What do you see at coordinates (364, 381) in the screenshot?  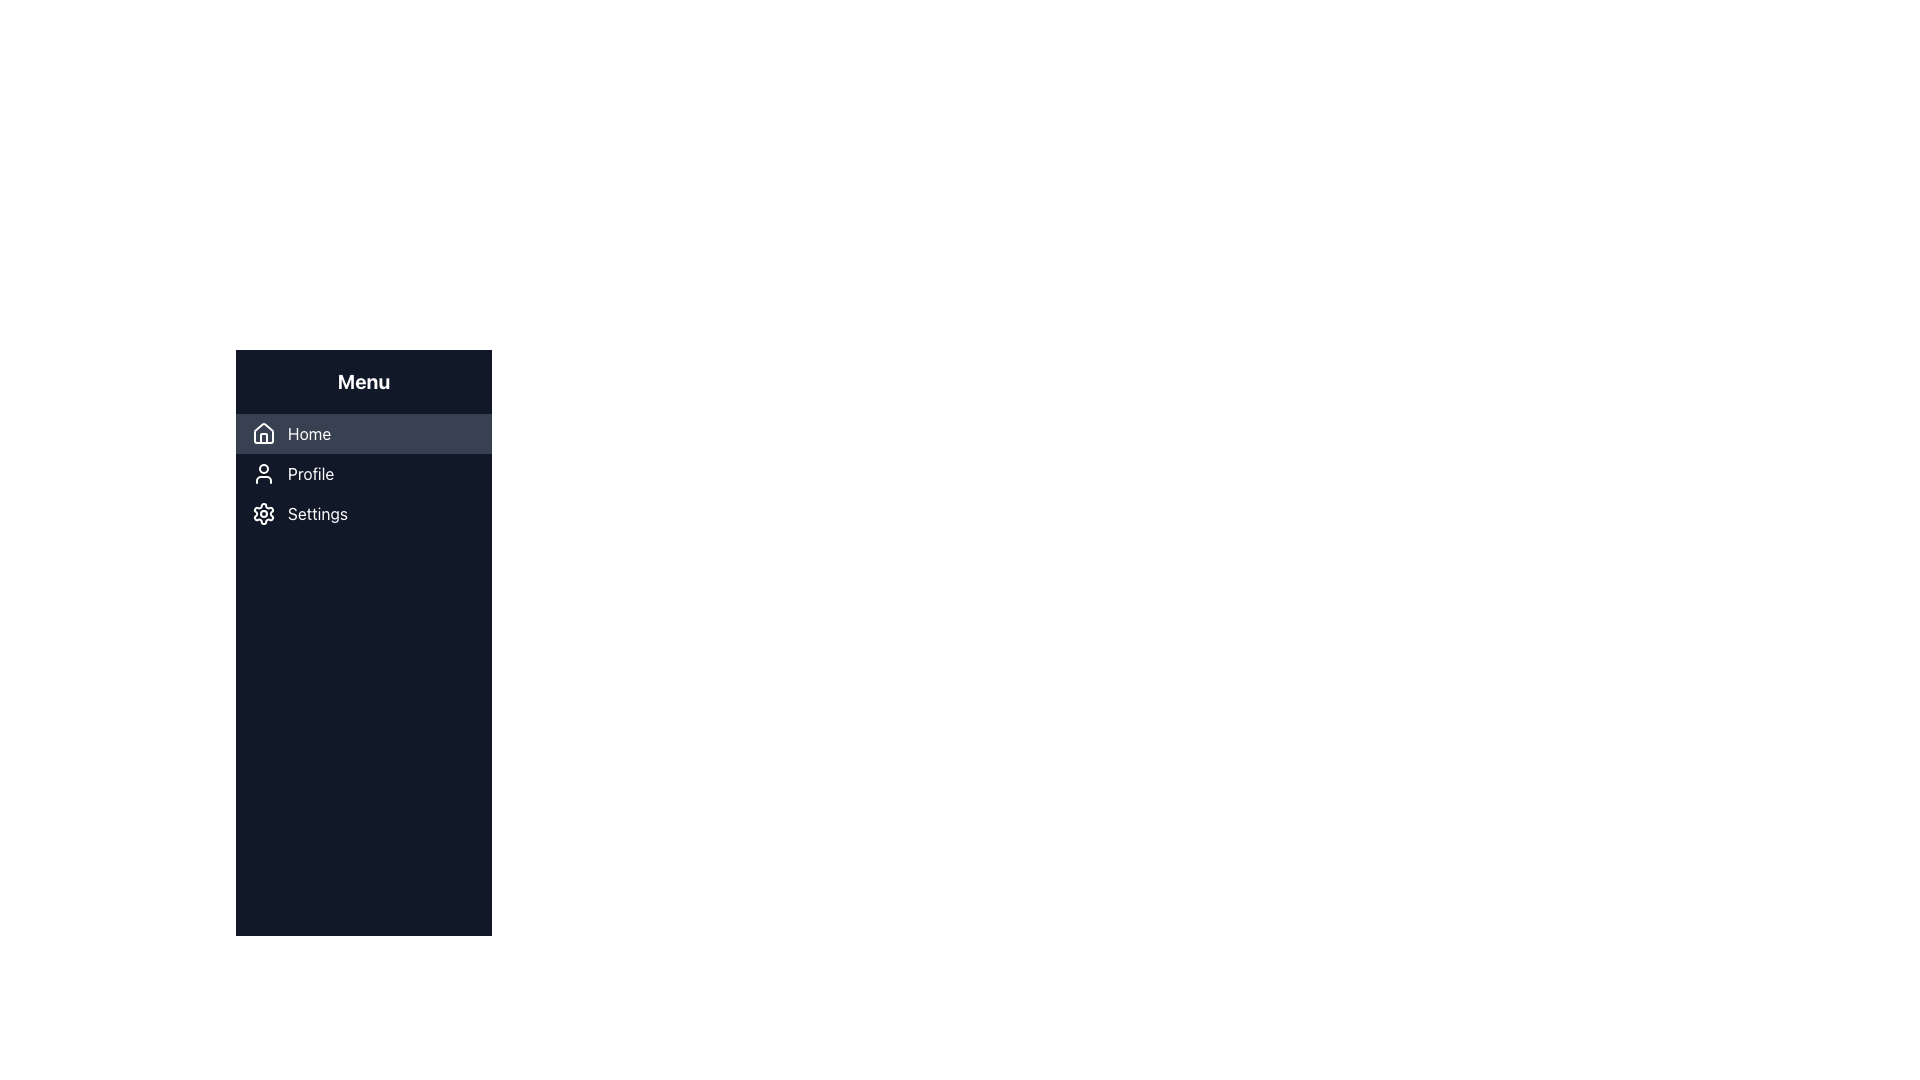 I see `the Static Text element that serves as the header for the menu sidebar, located directly above the options 'Home', 'Profile', and 'Settings'` at bounding box center [364, 381].